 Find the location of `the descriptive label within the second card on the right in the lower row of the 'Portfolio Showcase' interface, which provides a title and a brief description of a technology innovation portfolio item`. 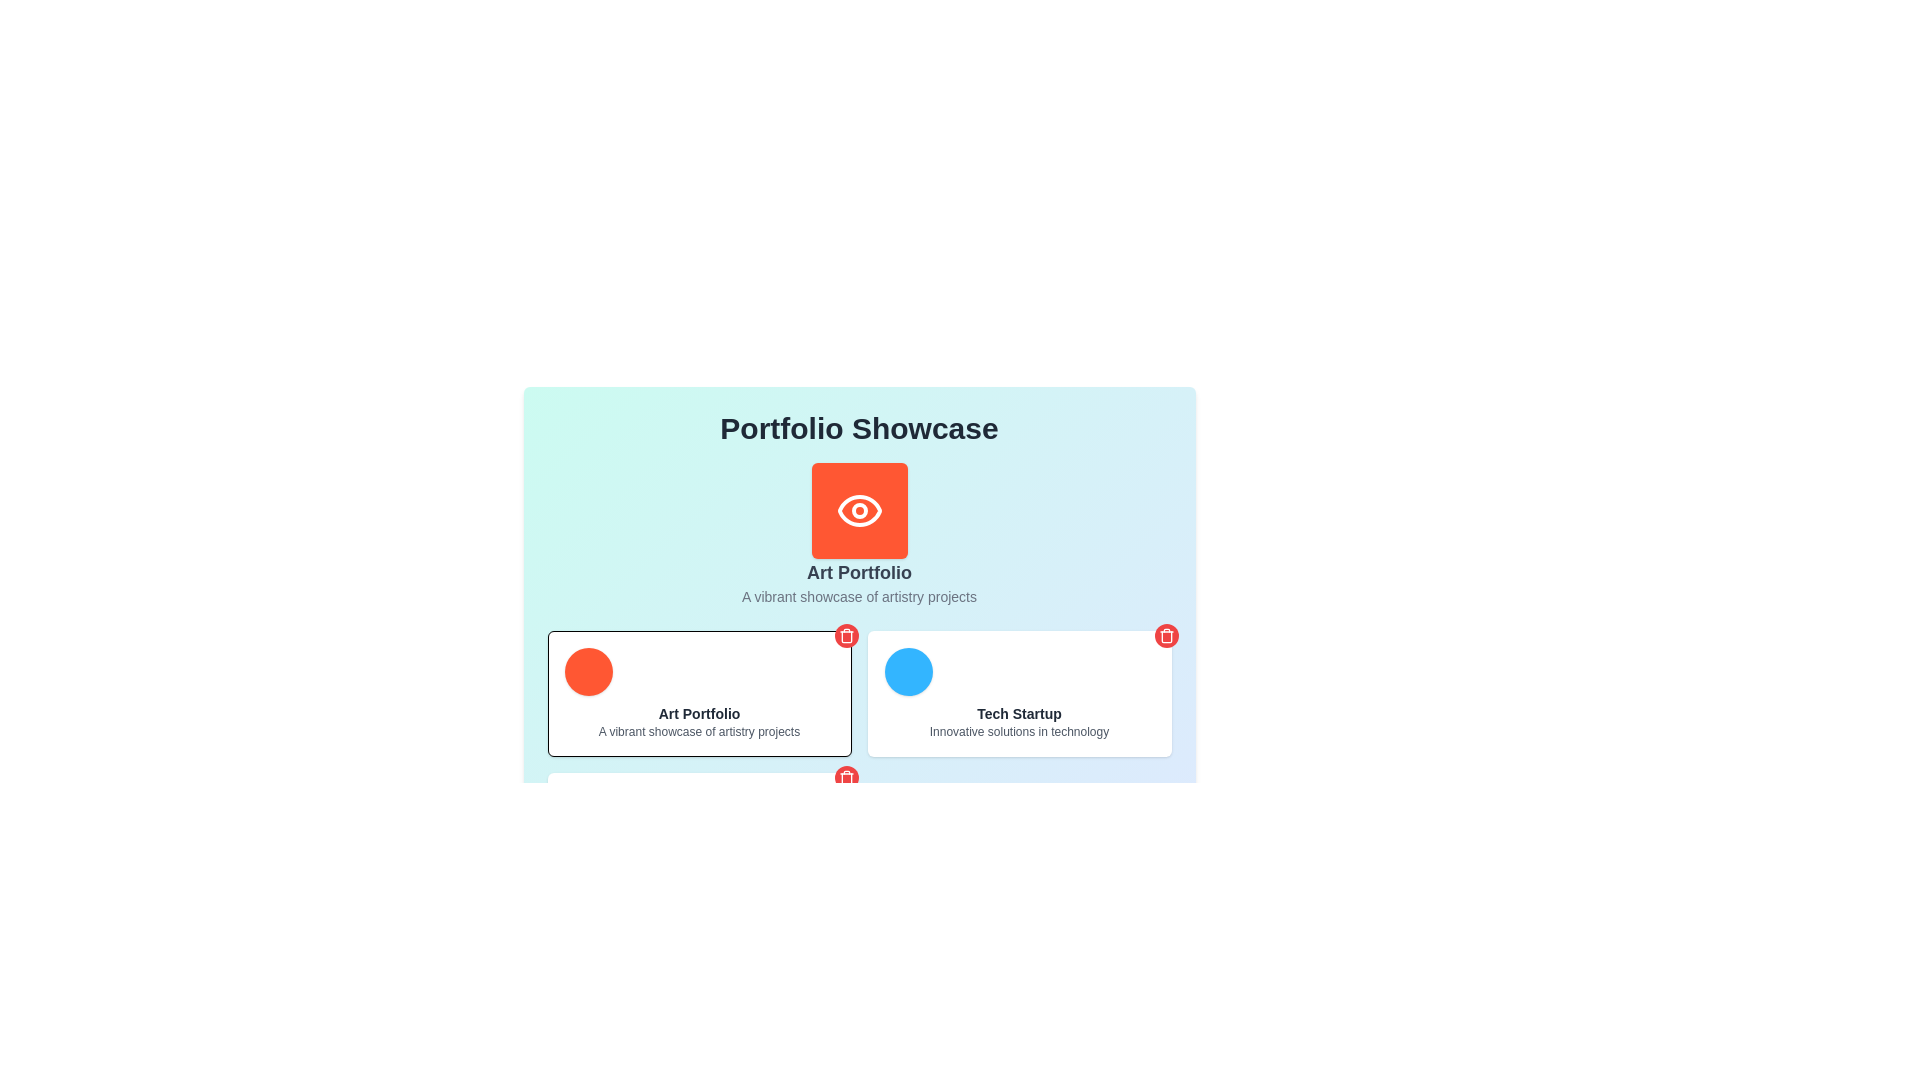

the descriptive label within the second card on the right in the lower row of the 'Portfolio Showcase' interface, which provides a title and a brief description of a technology innovation portfolio item is located at coordinates (1019, 721).